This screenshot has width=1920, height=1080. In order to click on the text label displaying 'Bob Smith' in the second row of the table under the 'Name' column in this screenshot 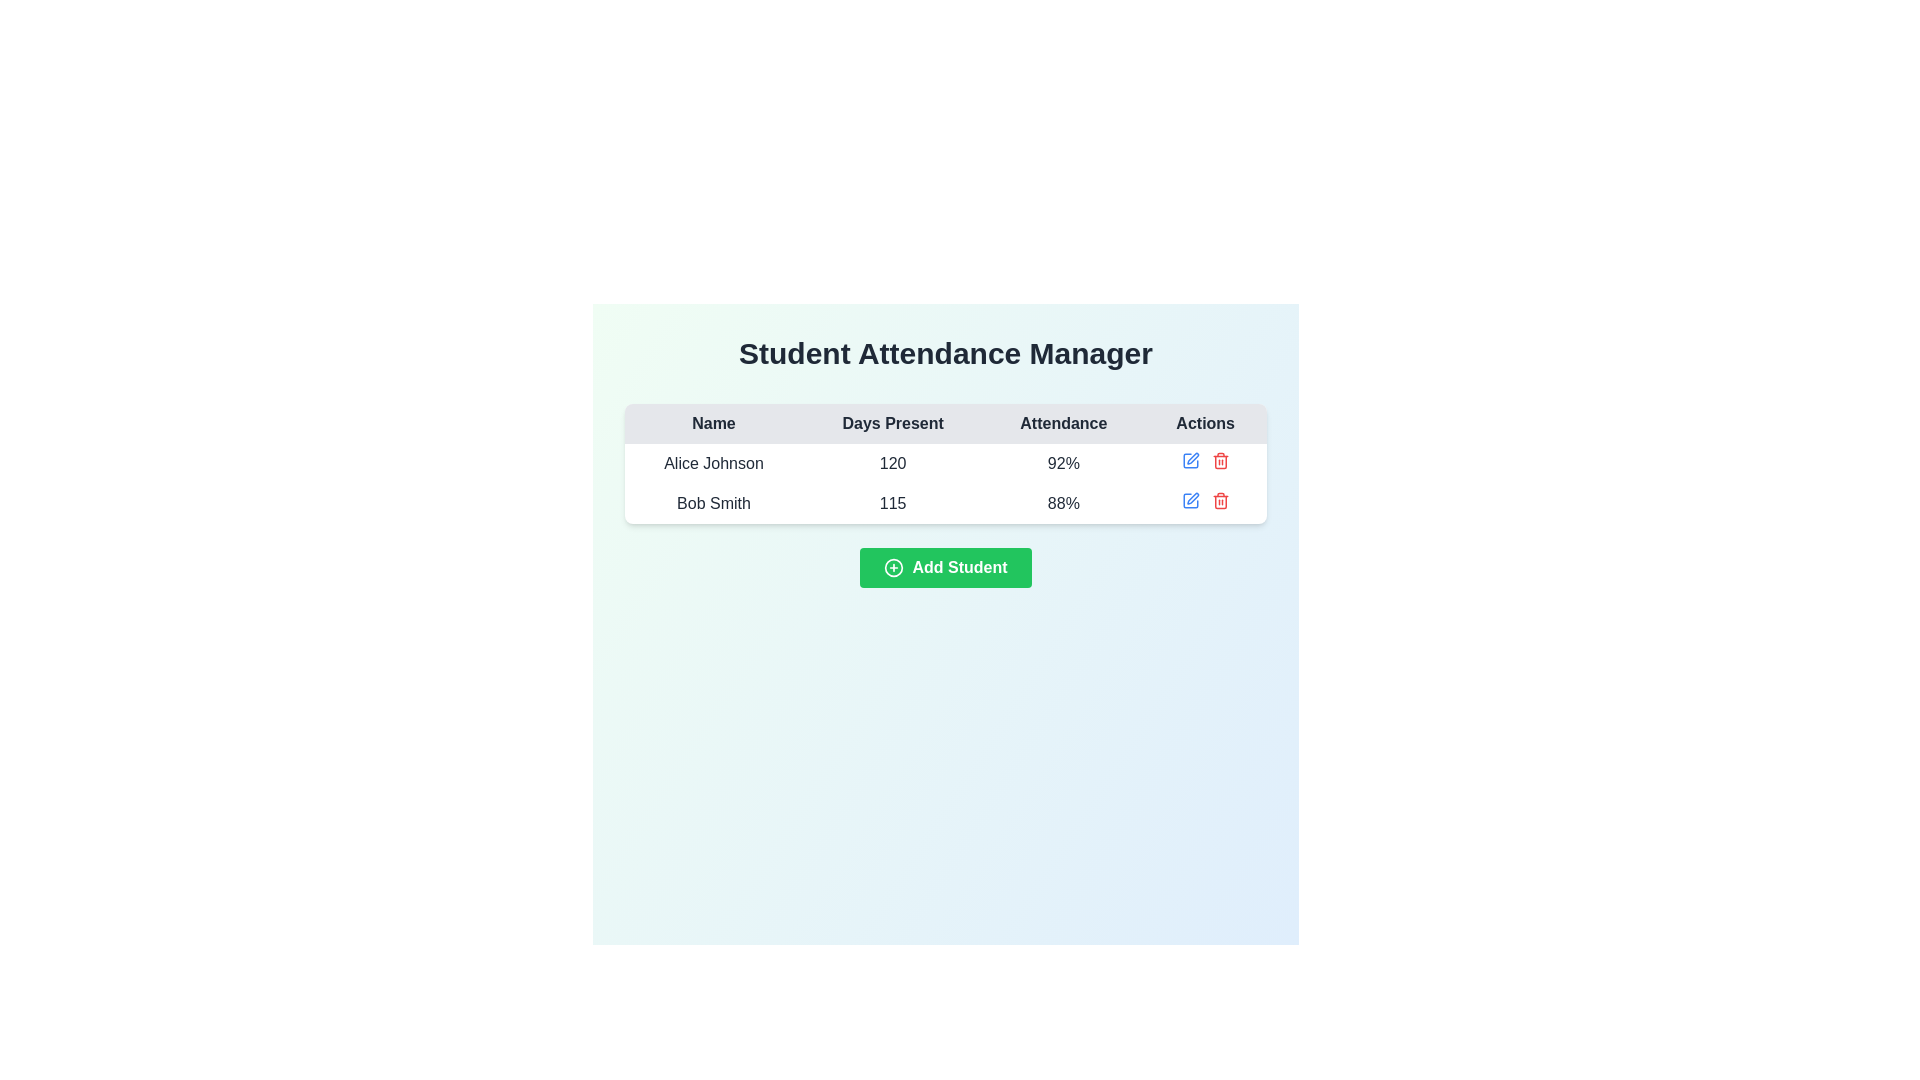, I will do `click(714, 503)`.